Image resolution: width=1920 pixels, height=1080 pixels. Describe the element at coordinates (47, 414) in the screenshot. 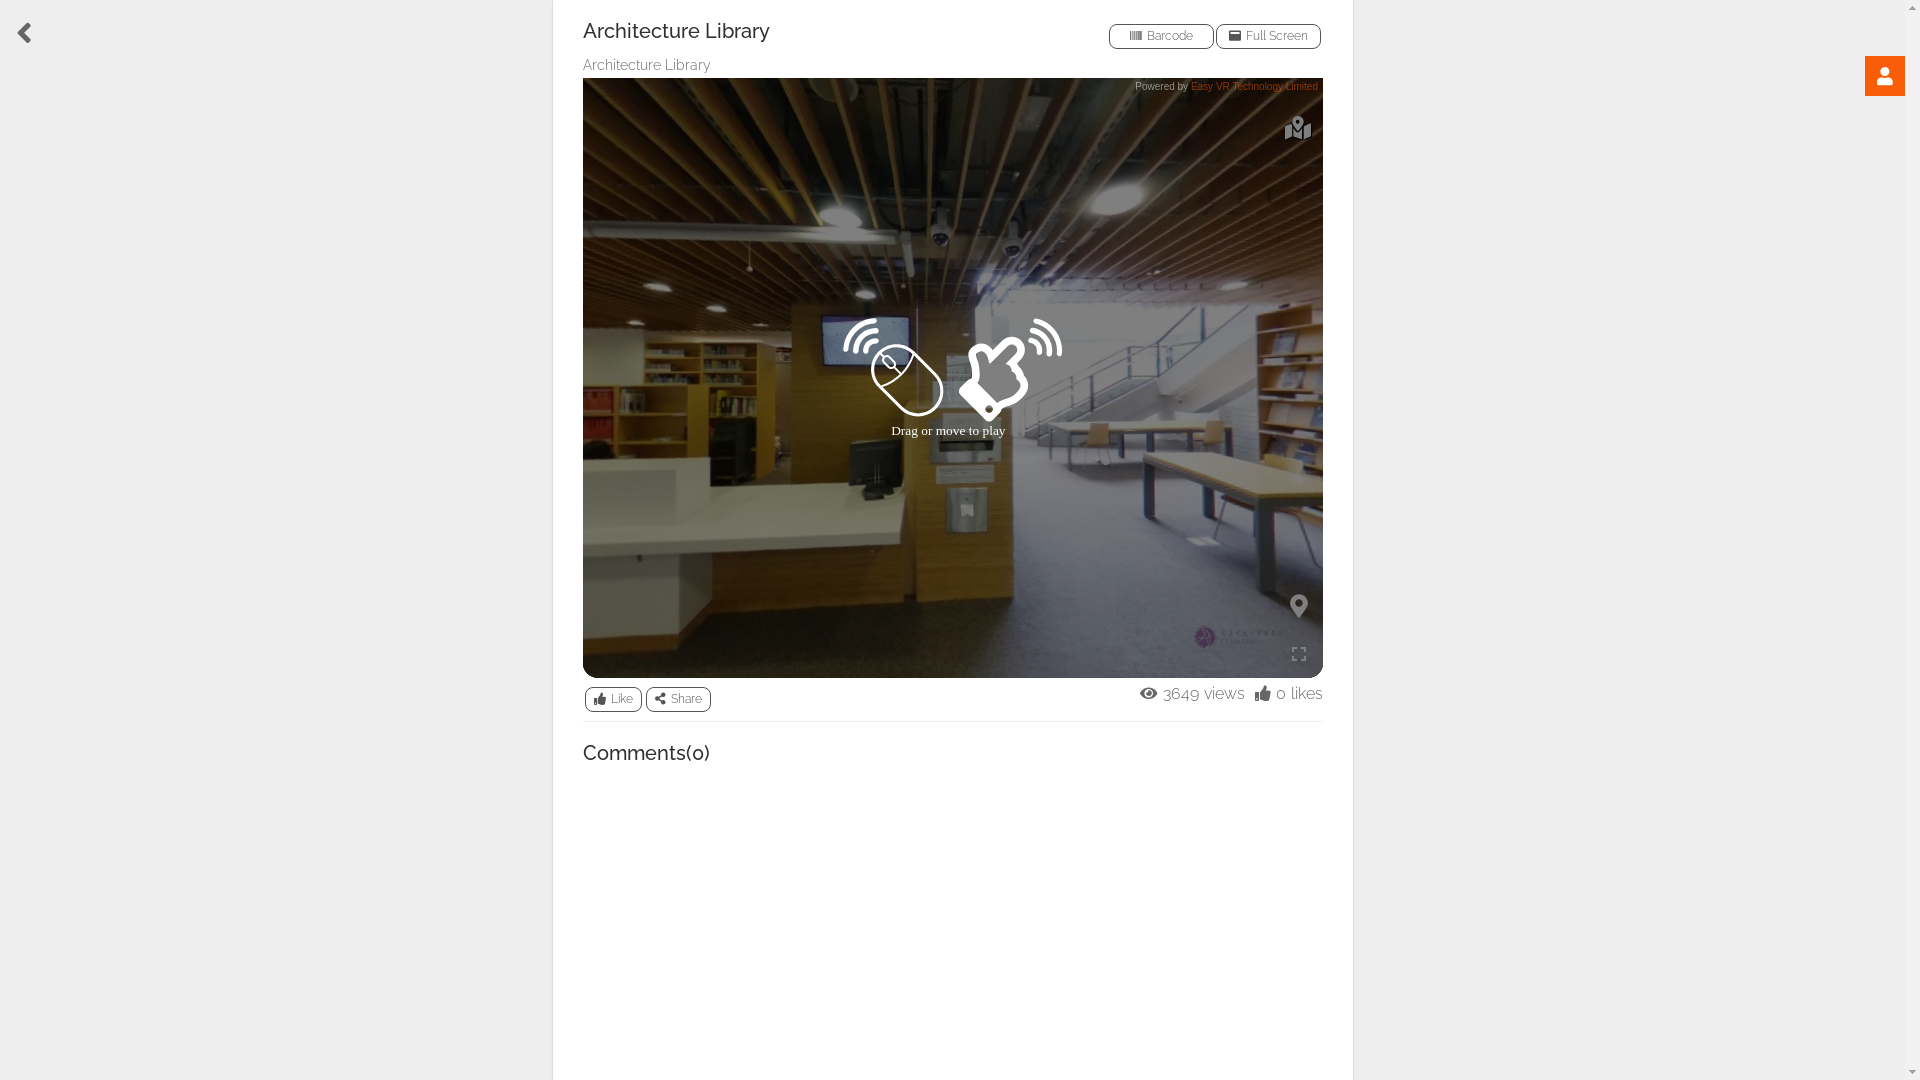

I see `'PROPERTY'` at that location.